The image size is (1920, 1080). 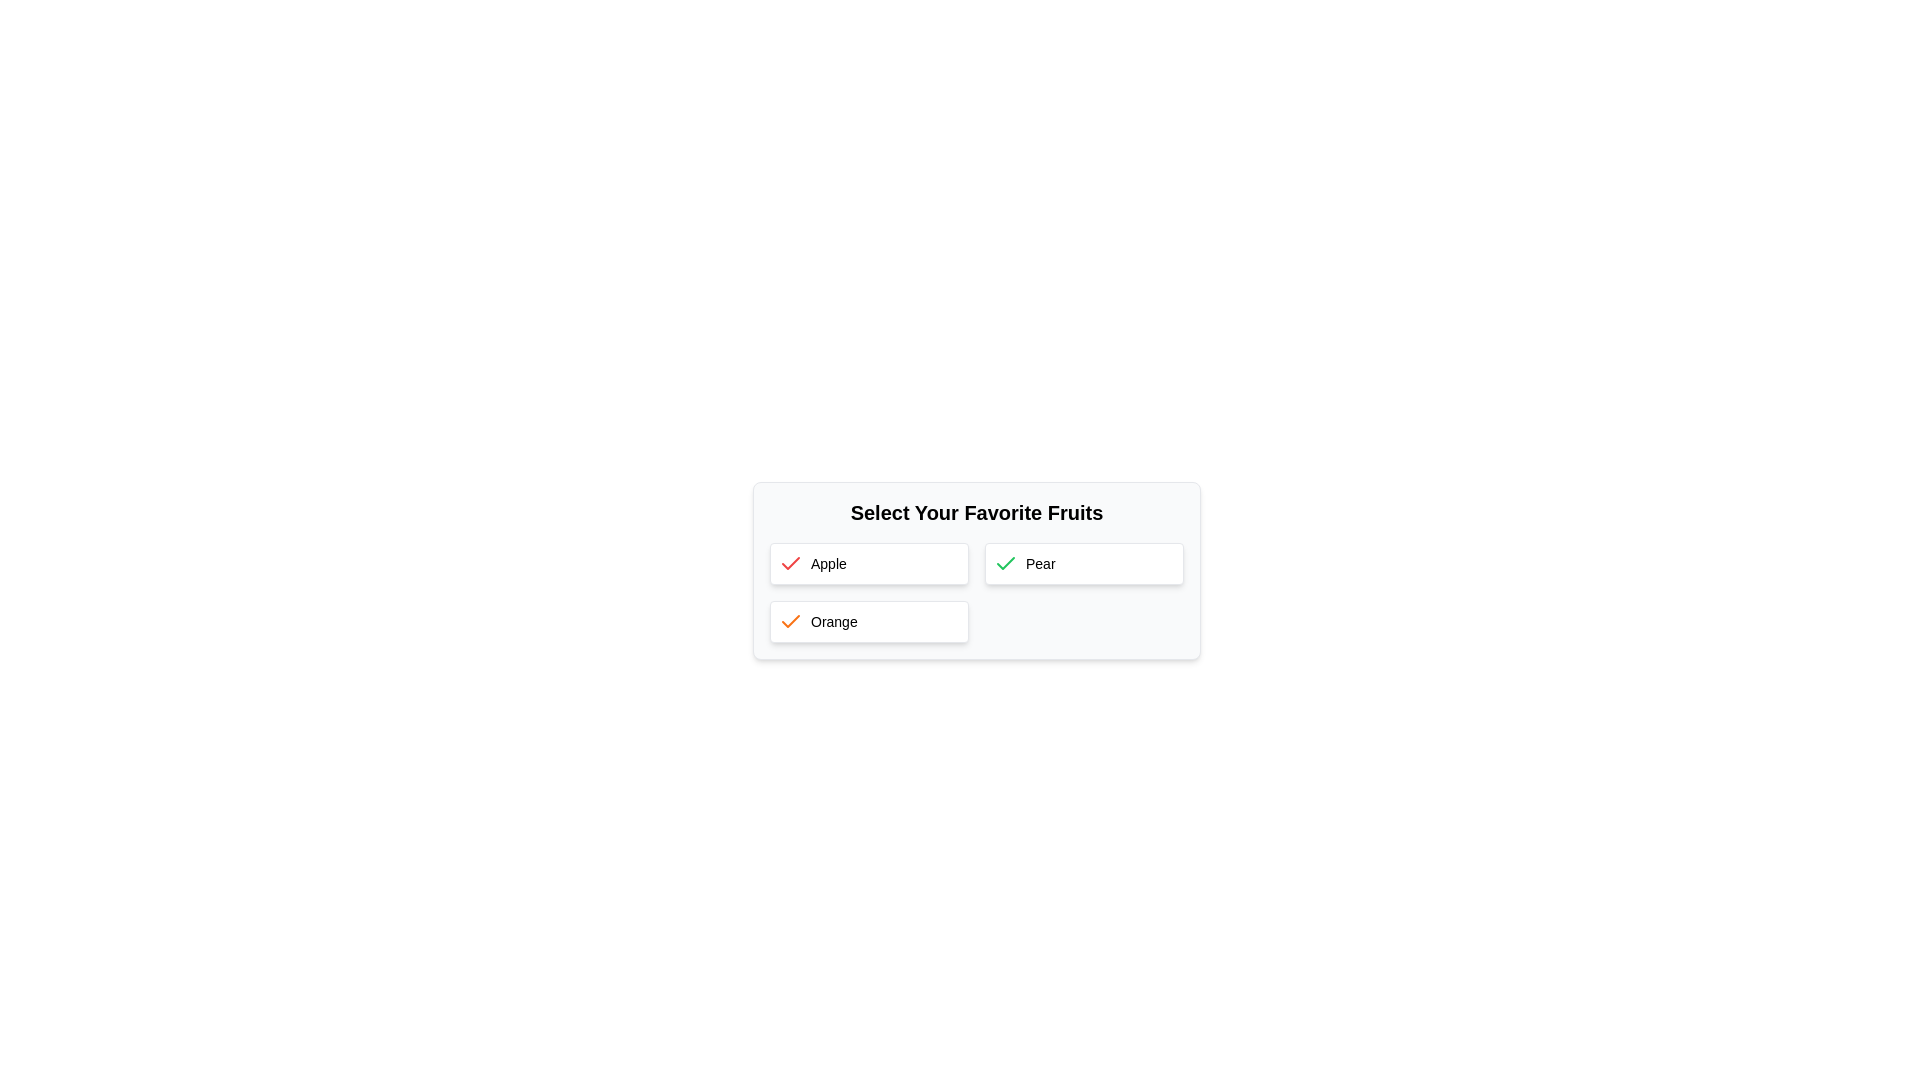 What do you see at coordinates (790, 563) in the screenshot?
I see `the checkmark icon` at bounding box center [790, 563].